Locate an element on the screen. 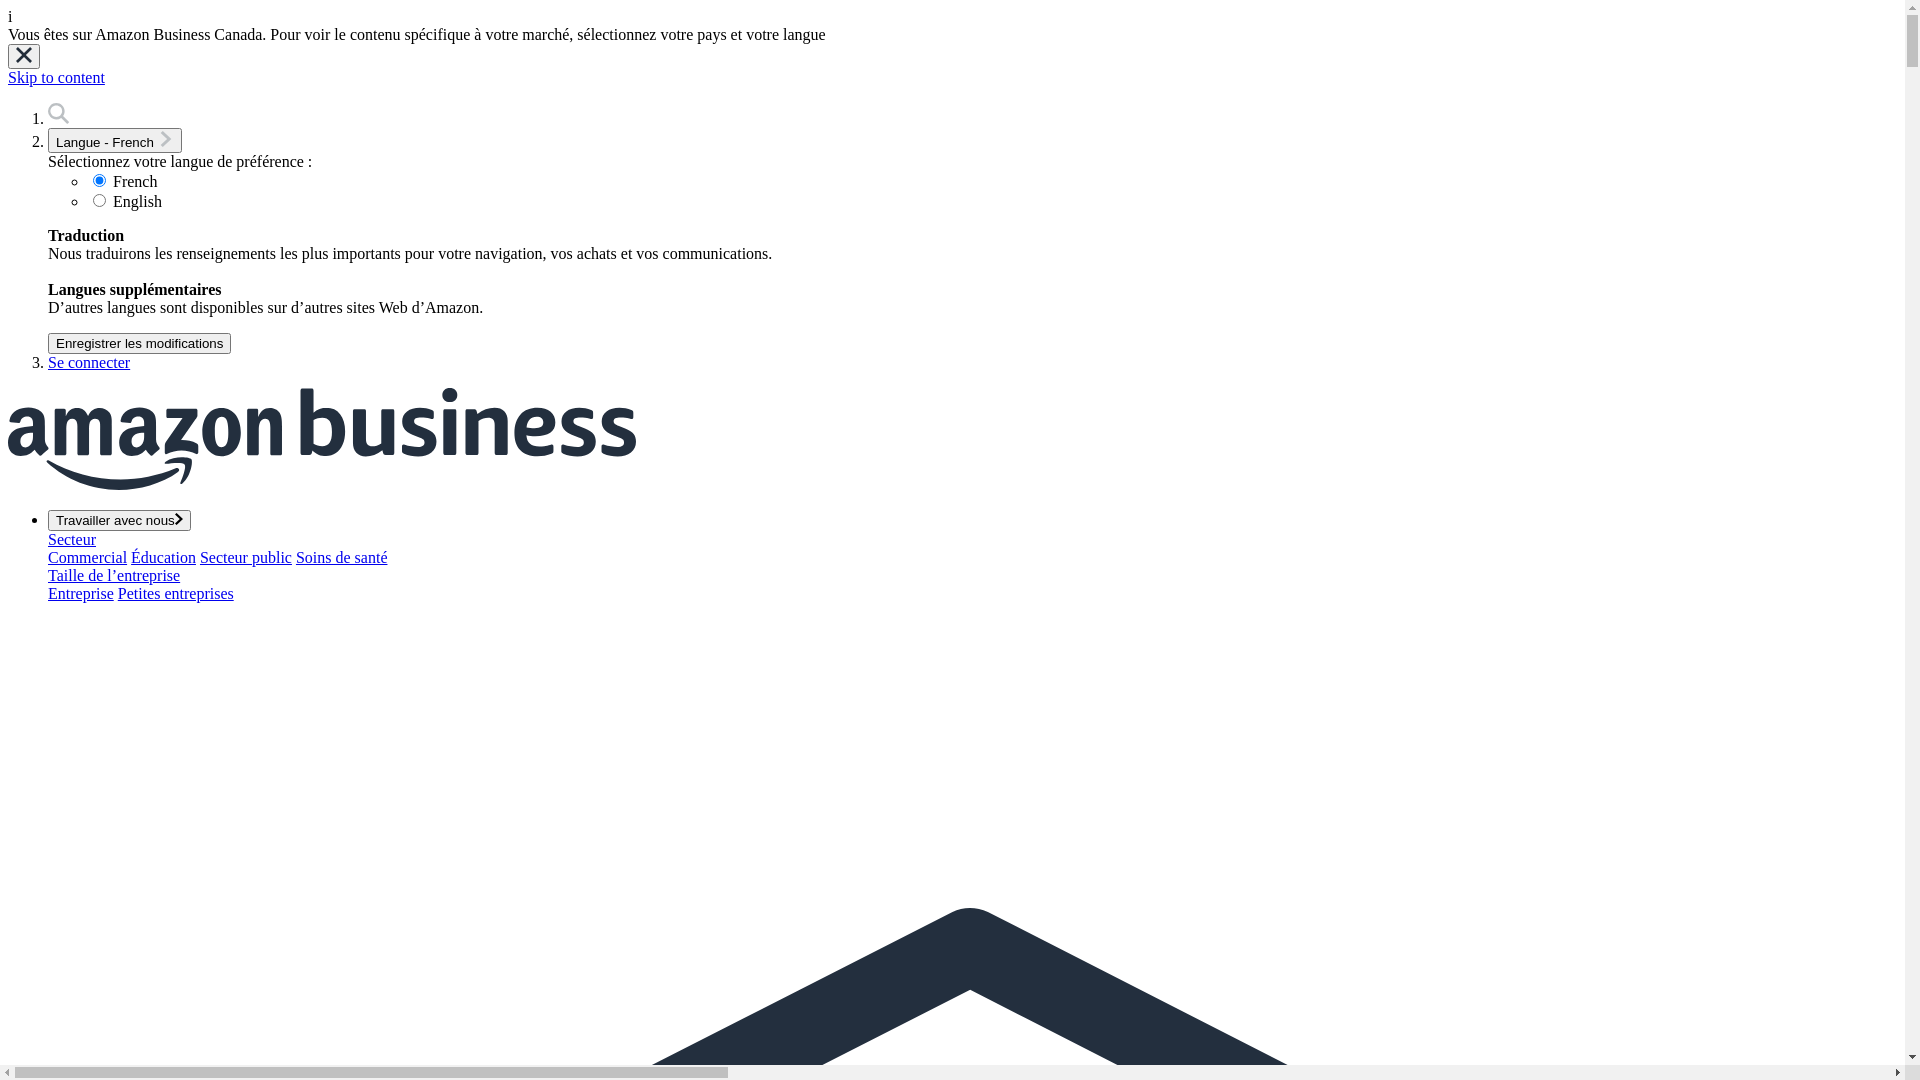 The height and width of the screenshot is (1080, 1920). 'Petites entreprises' is located at coordinates (176, 592).